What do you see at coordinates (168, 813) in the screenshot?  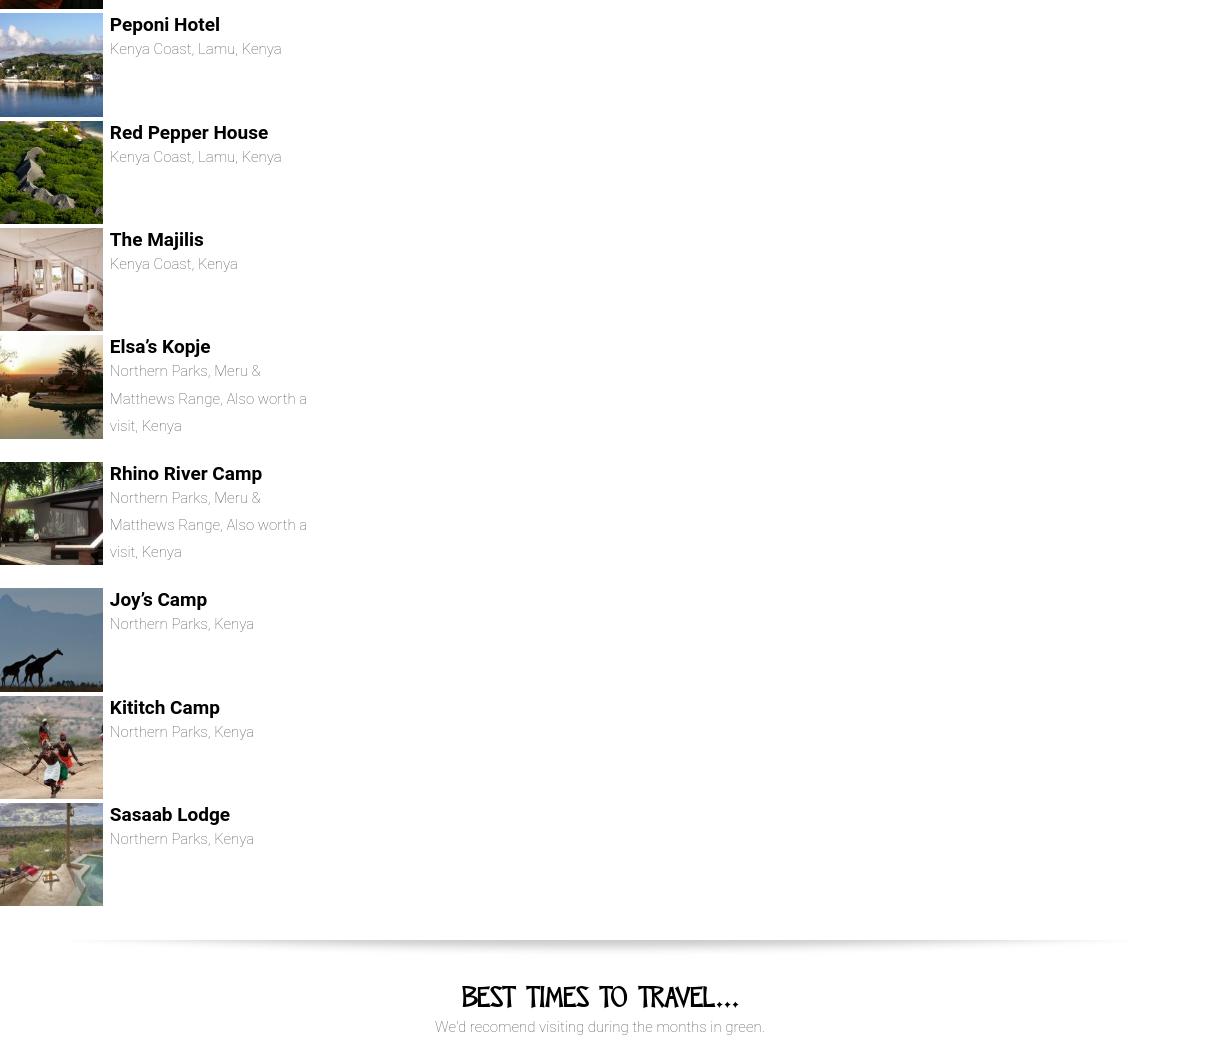 I see `'Sasaab Lodge'` at bounding box center [168, 813].